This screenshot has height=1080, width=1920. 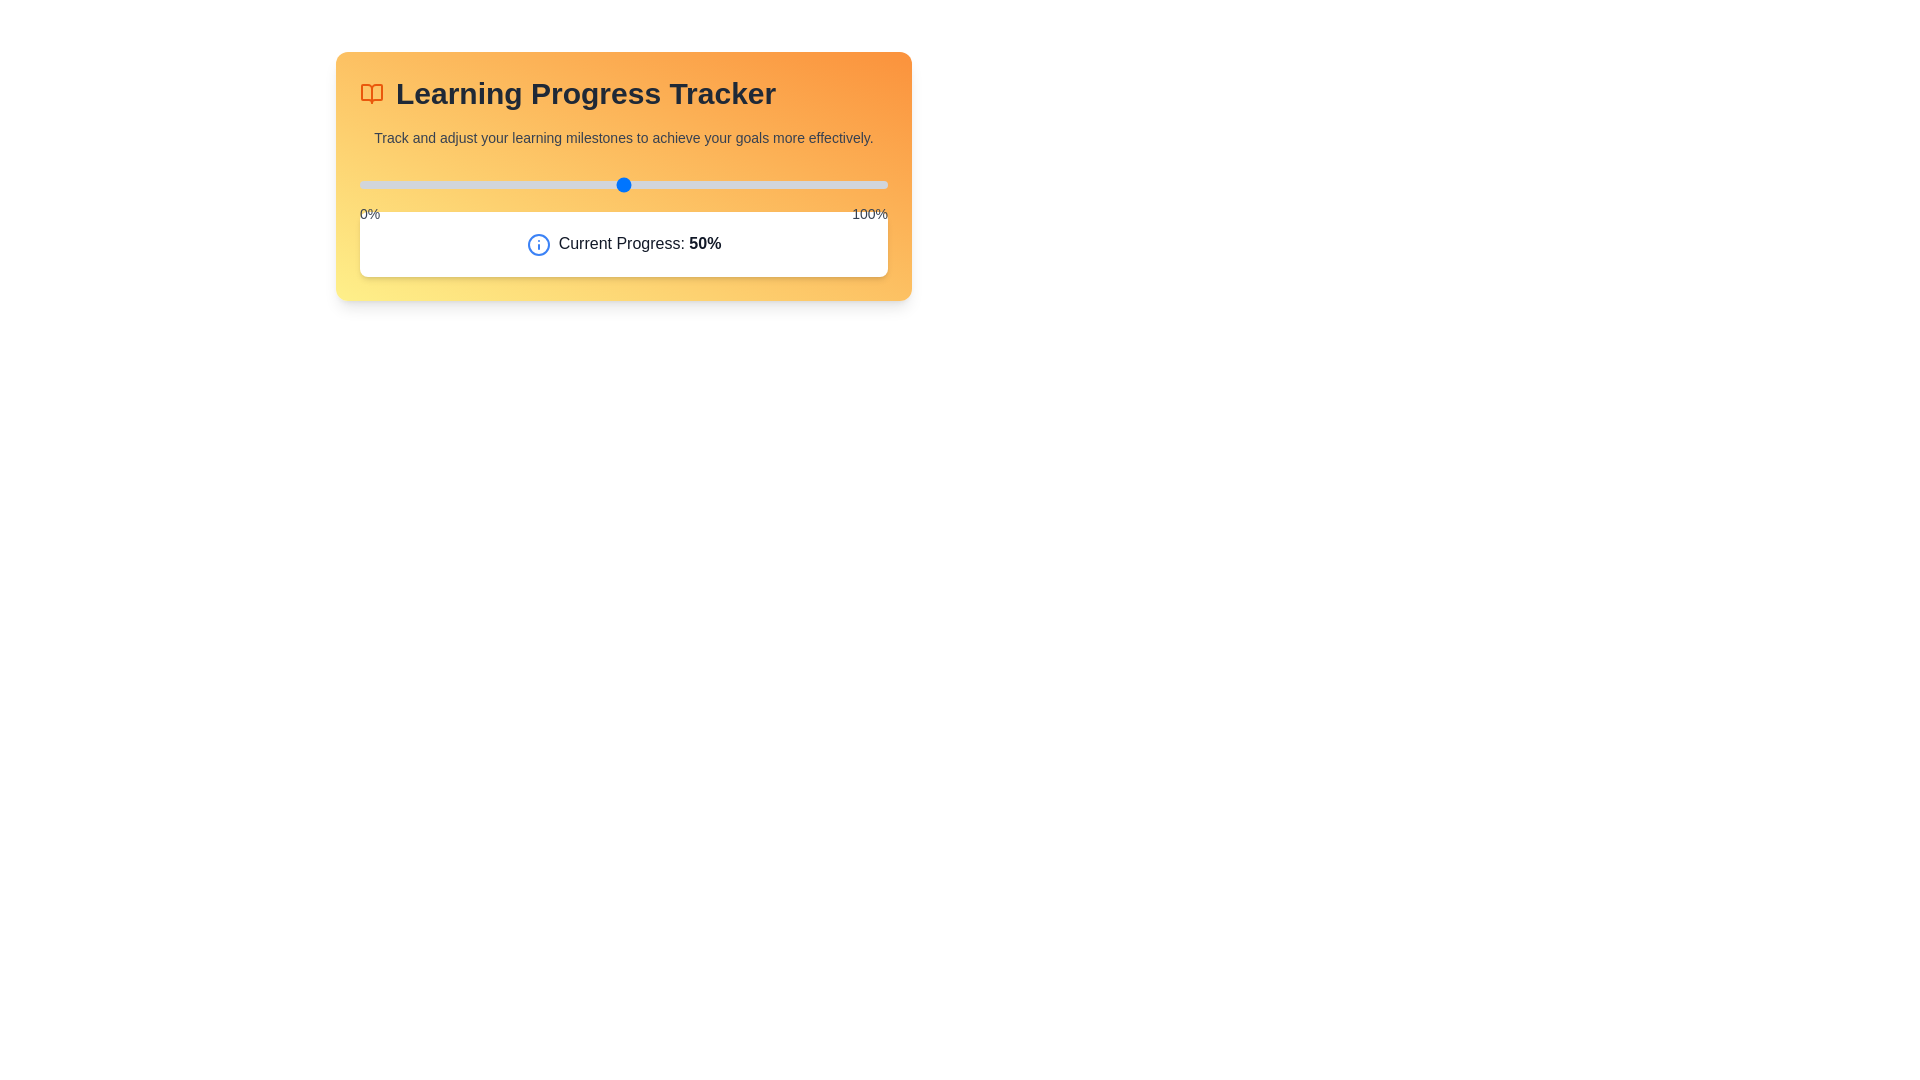 What do you see at coordinates (623, 93) in the screenshot?
I see `the 'Learning Progress Tracker' title` at bounding box center [623, 93].